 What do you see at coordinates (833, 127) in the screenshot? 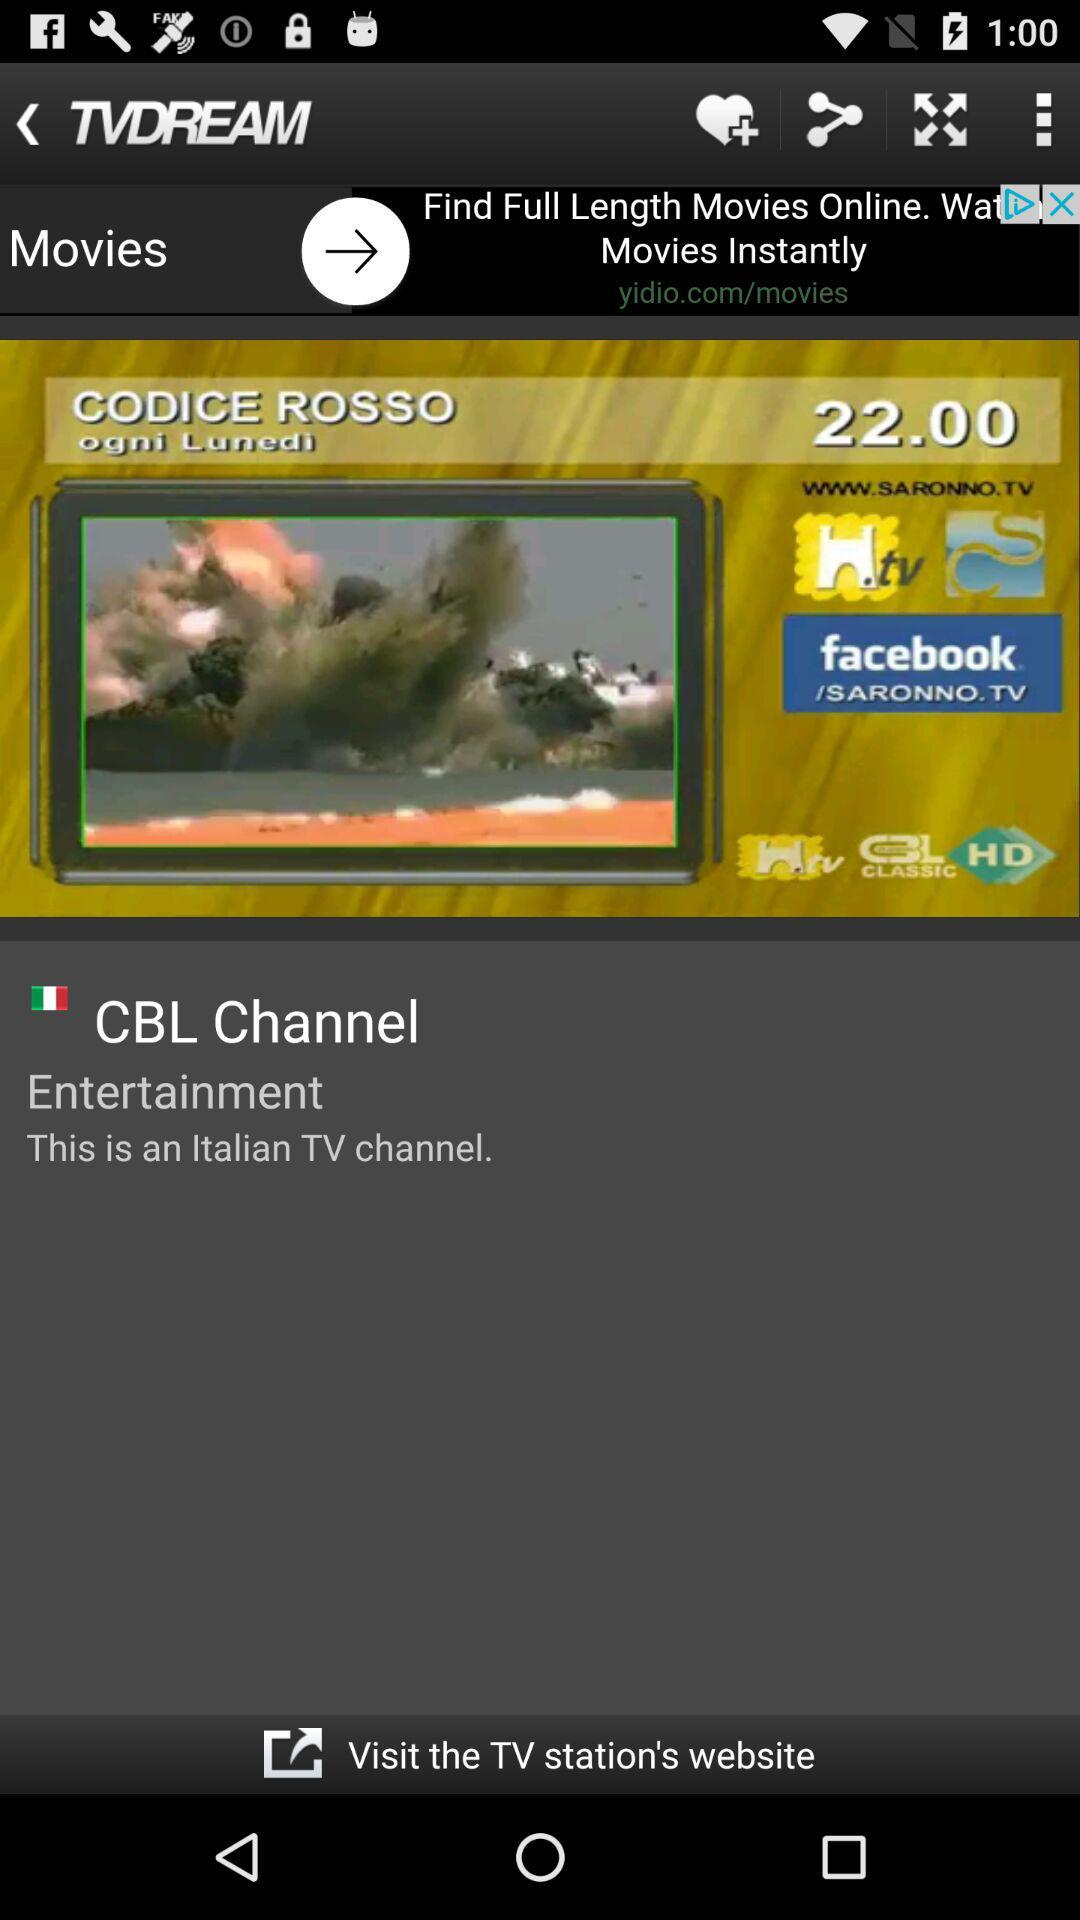
I see `the share icon` at bounding box center [833, 127].